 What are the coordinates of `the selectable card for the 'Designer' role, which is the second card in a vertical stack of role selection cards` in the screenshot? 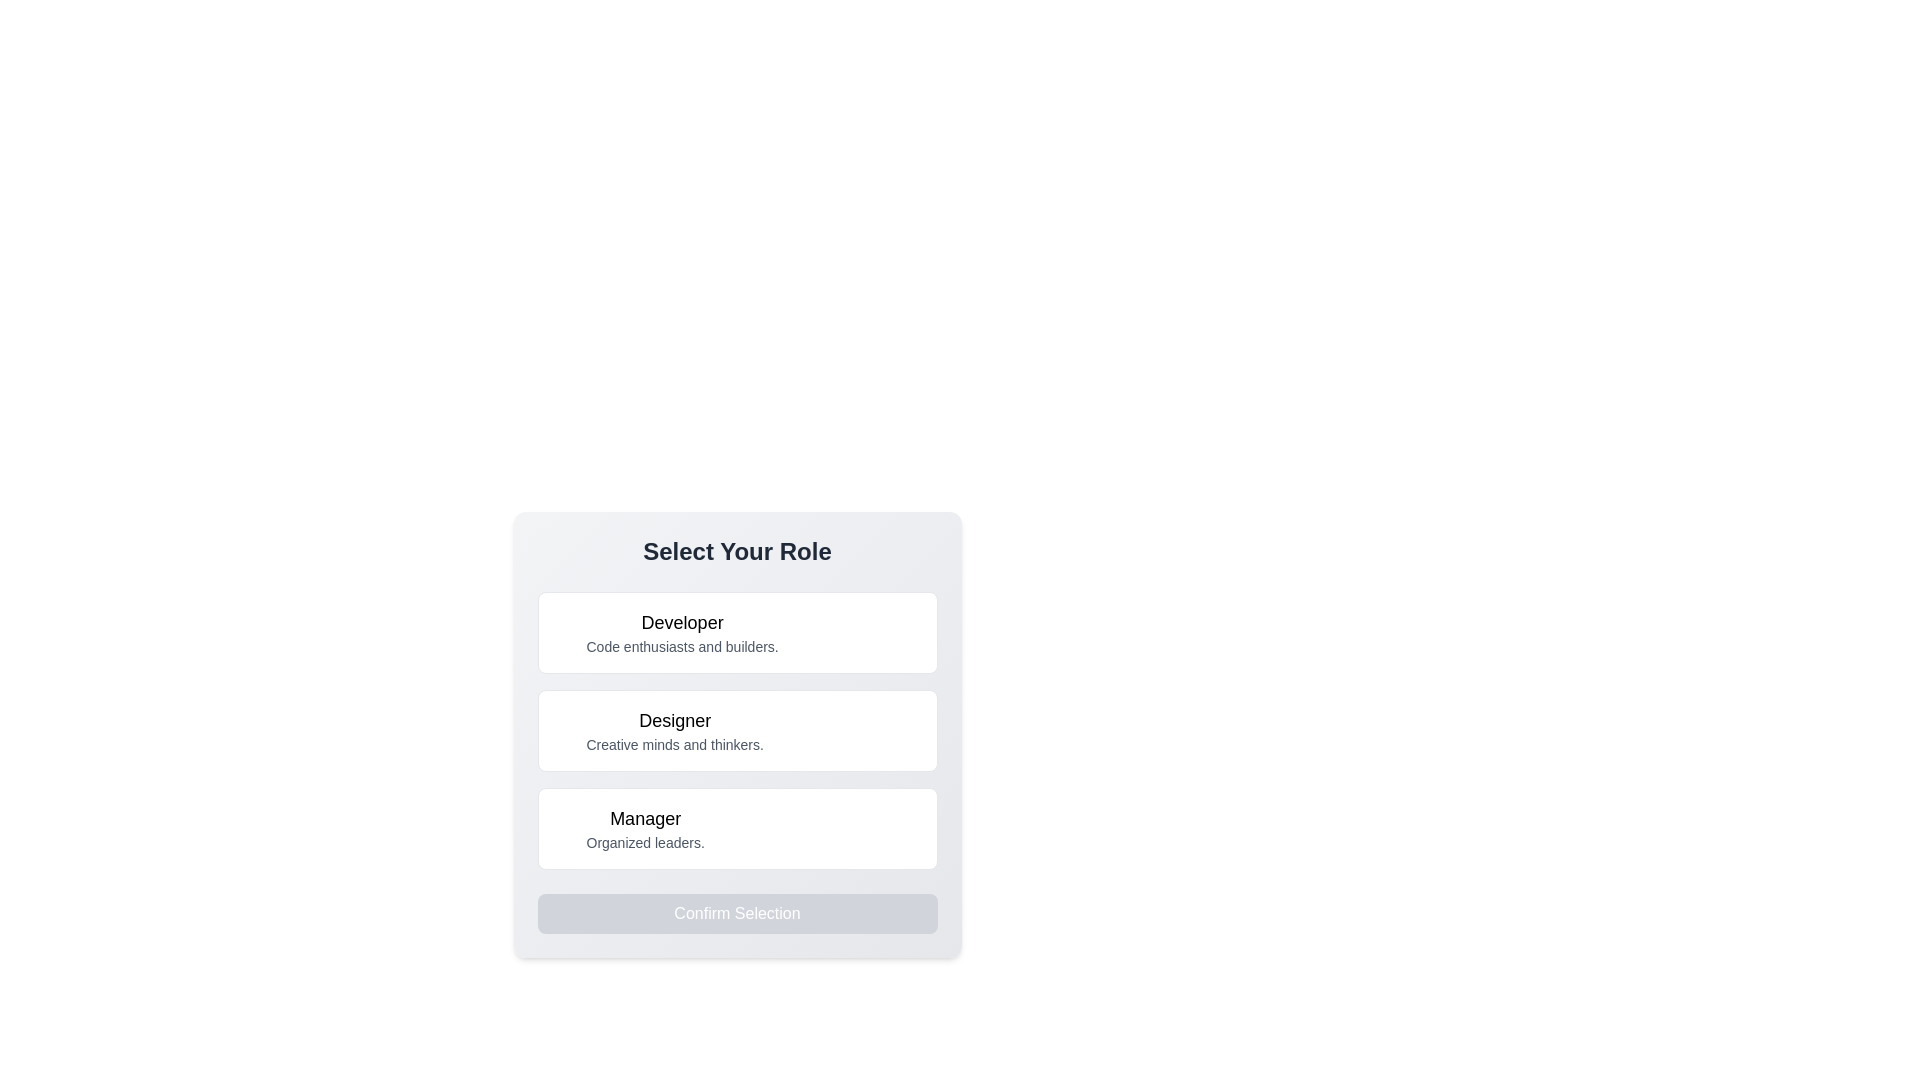 It's located at (736, 731).